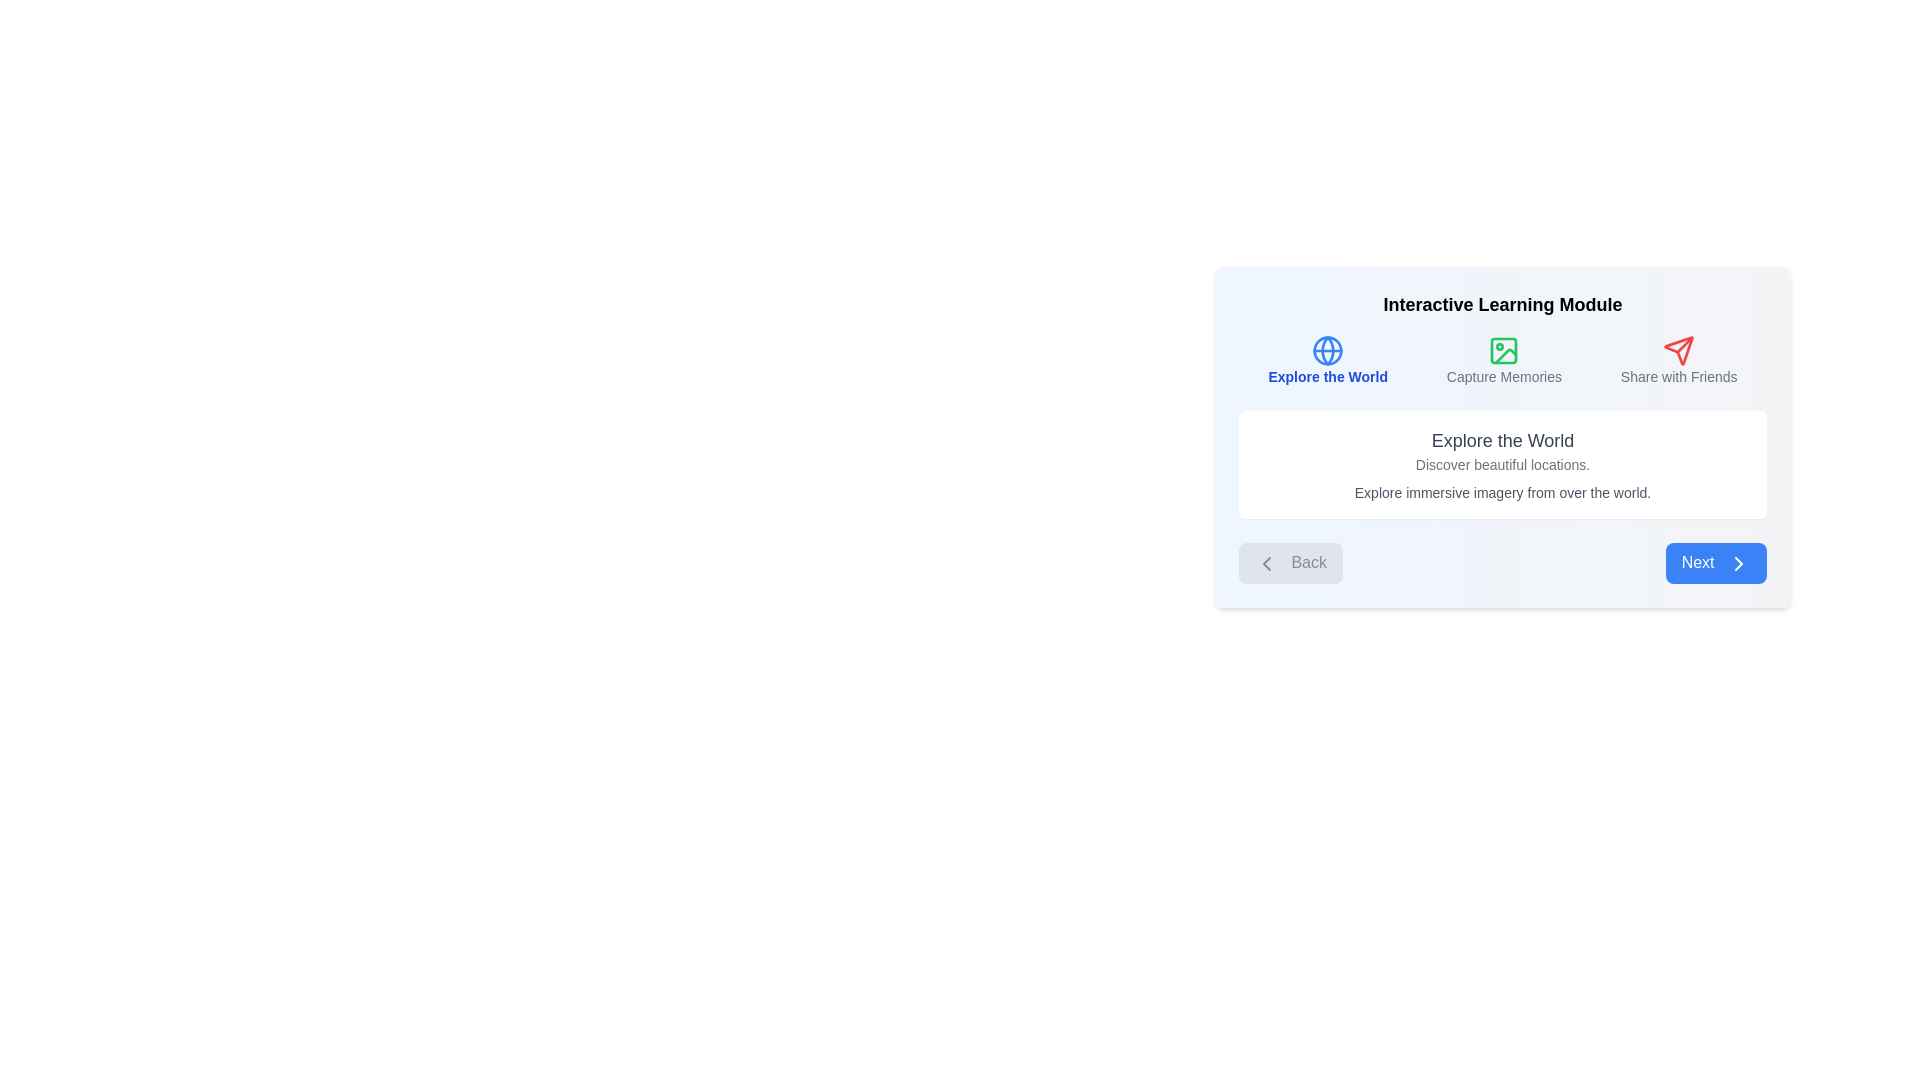 Image resolution: width=1920 pixels, height=1080 pixels. I want to click on the green-colored rectangle with rounded corners nested within the second icon representing capturing images in the header section of the interactive learning module, so click(1504, 350).